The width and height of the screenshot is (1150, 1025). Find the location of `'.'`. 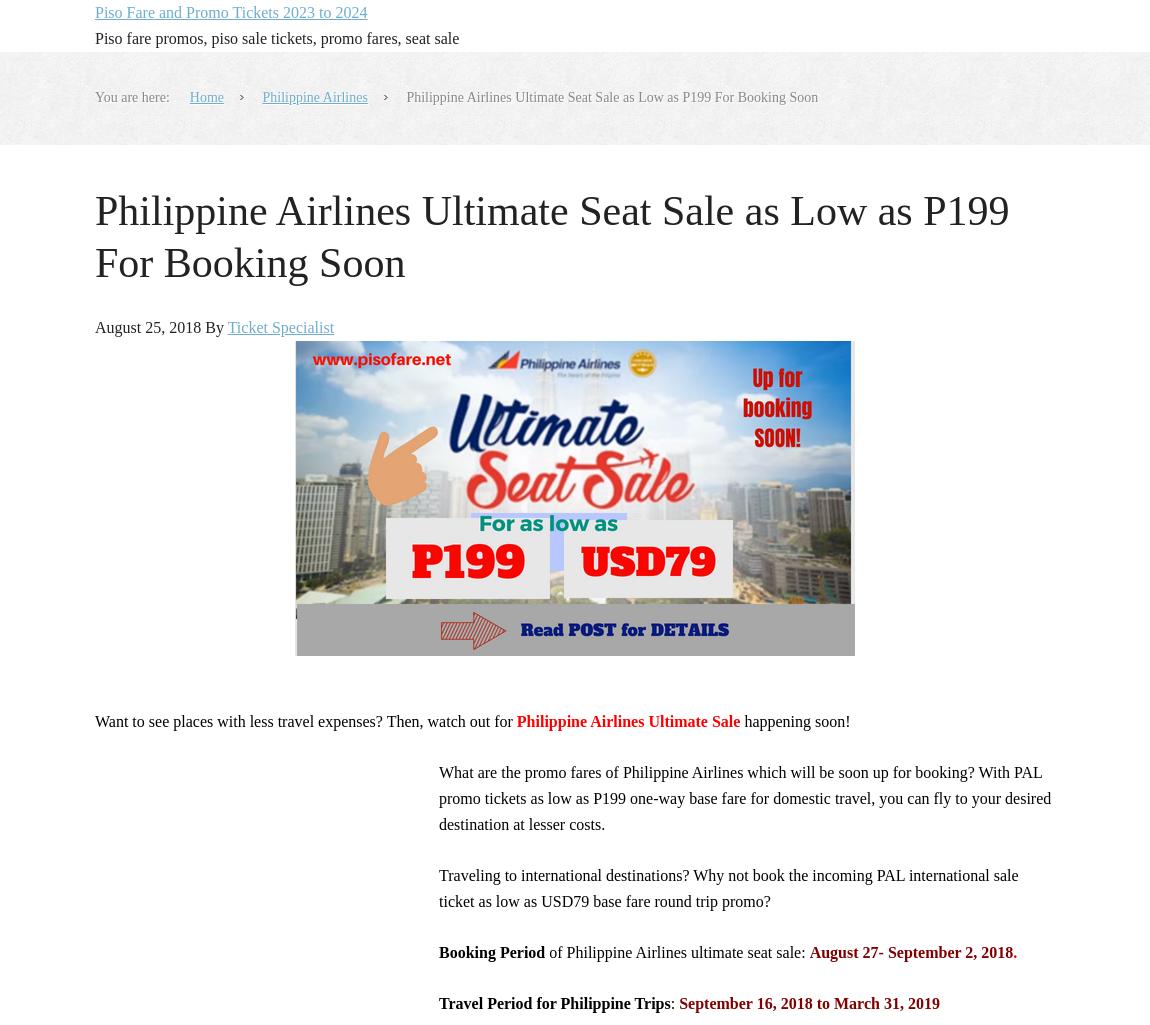

'.' is located at coordinates (1014, 951).